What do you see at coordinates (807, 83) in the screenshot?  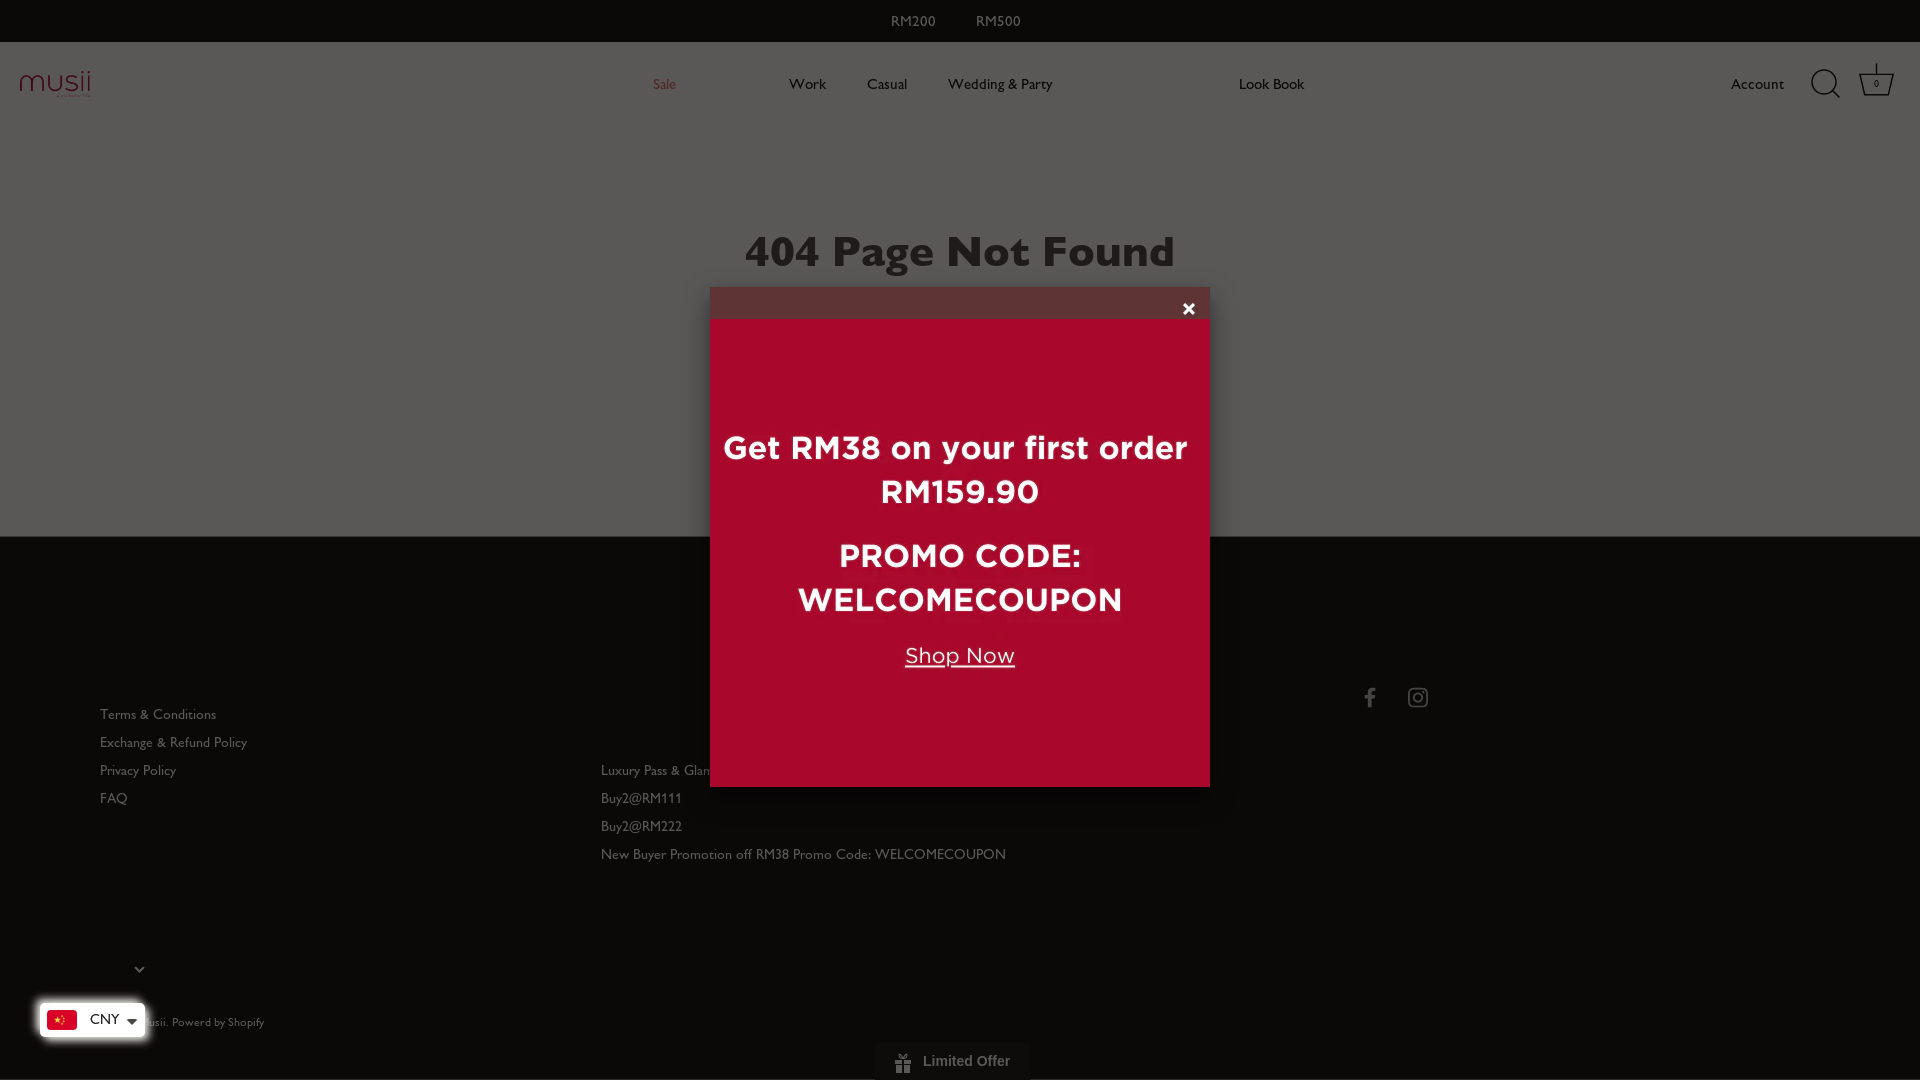 I see `'Work'` at bounding box center [807, 83].